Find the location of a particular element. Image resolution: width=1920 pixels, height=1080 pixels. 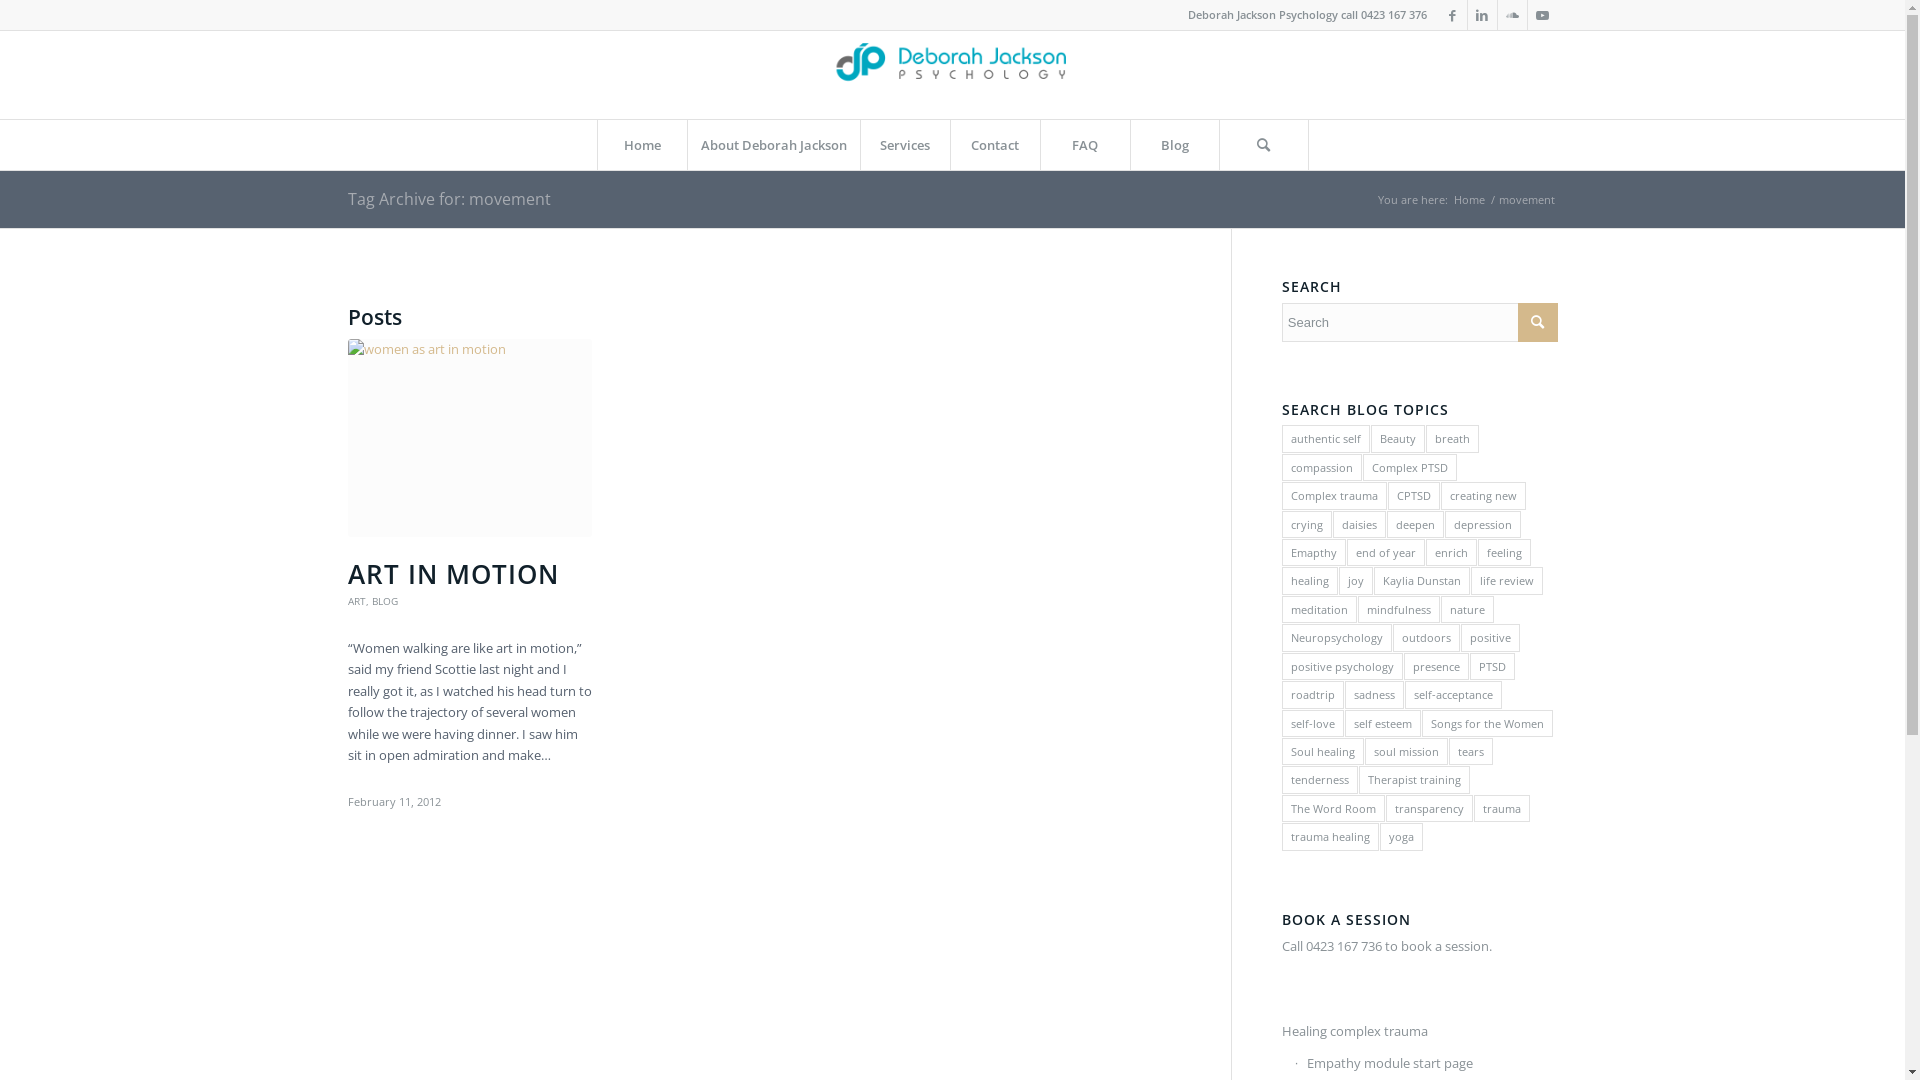

'Facebook' is located at coordinates (1452, 15).